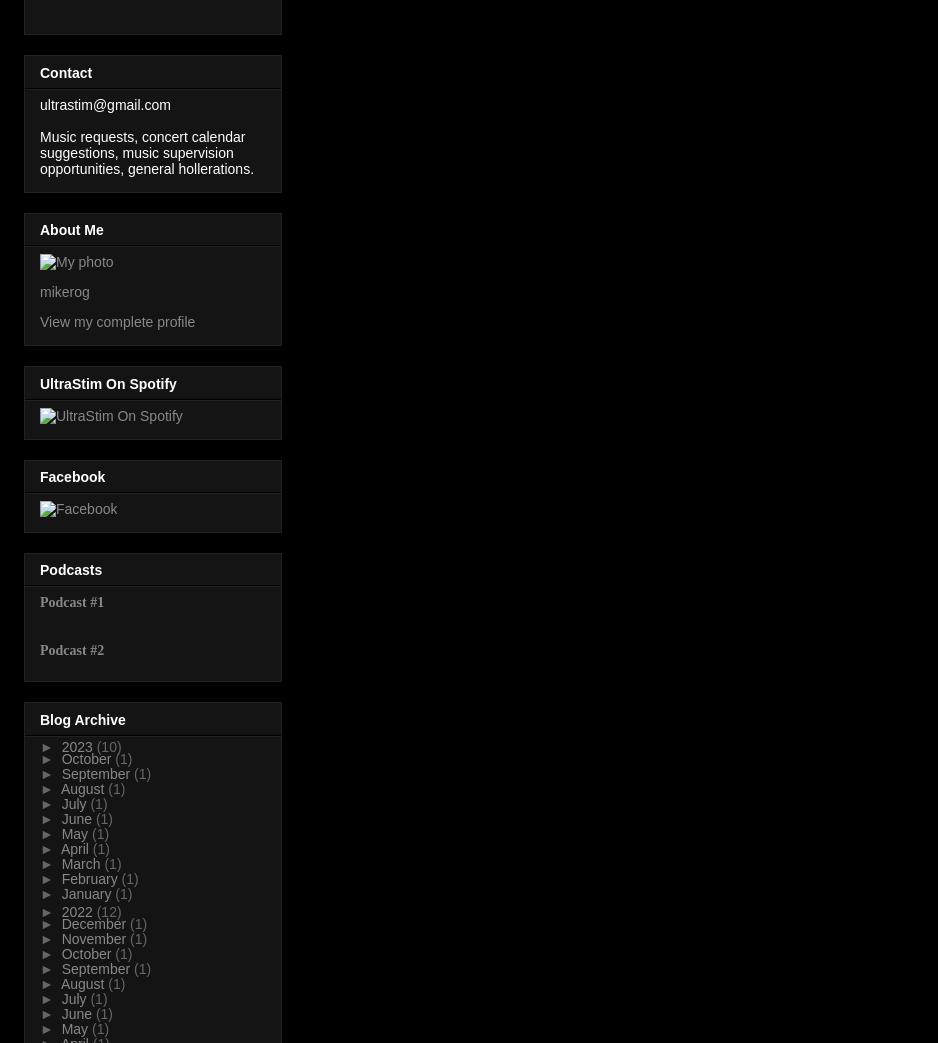 Image resolution: width=938 pixels, height=1043 pixels. I want to click on 'About Me', so click(38, 229).